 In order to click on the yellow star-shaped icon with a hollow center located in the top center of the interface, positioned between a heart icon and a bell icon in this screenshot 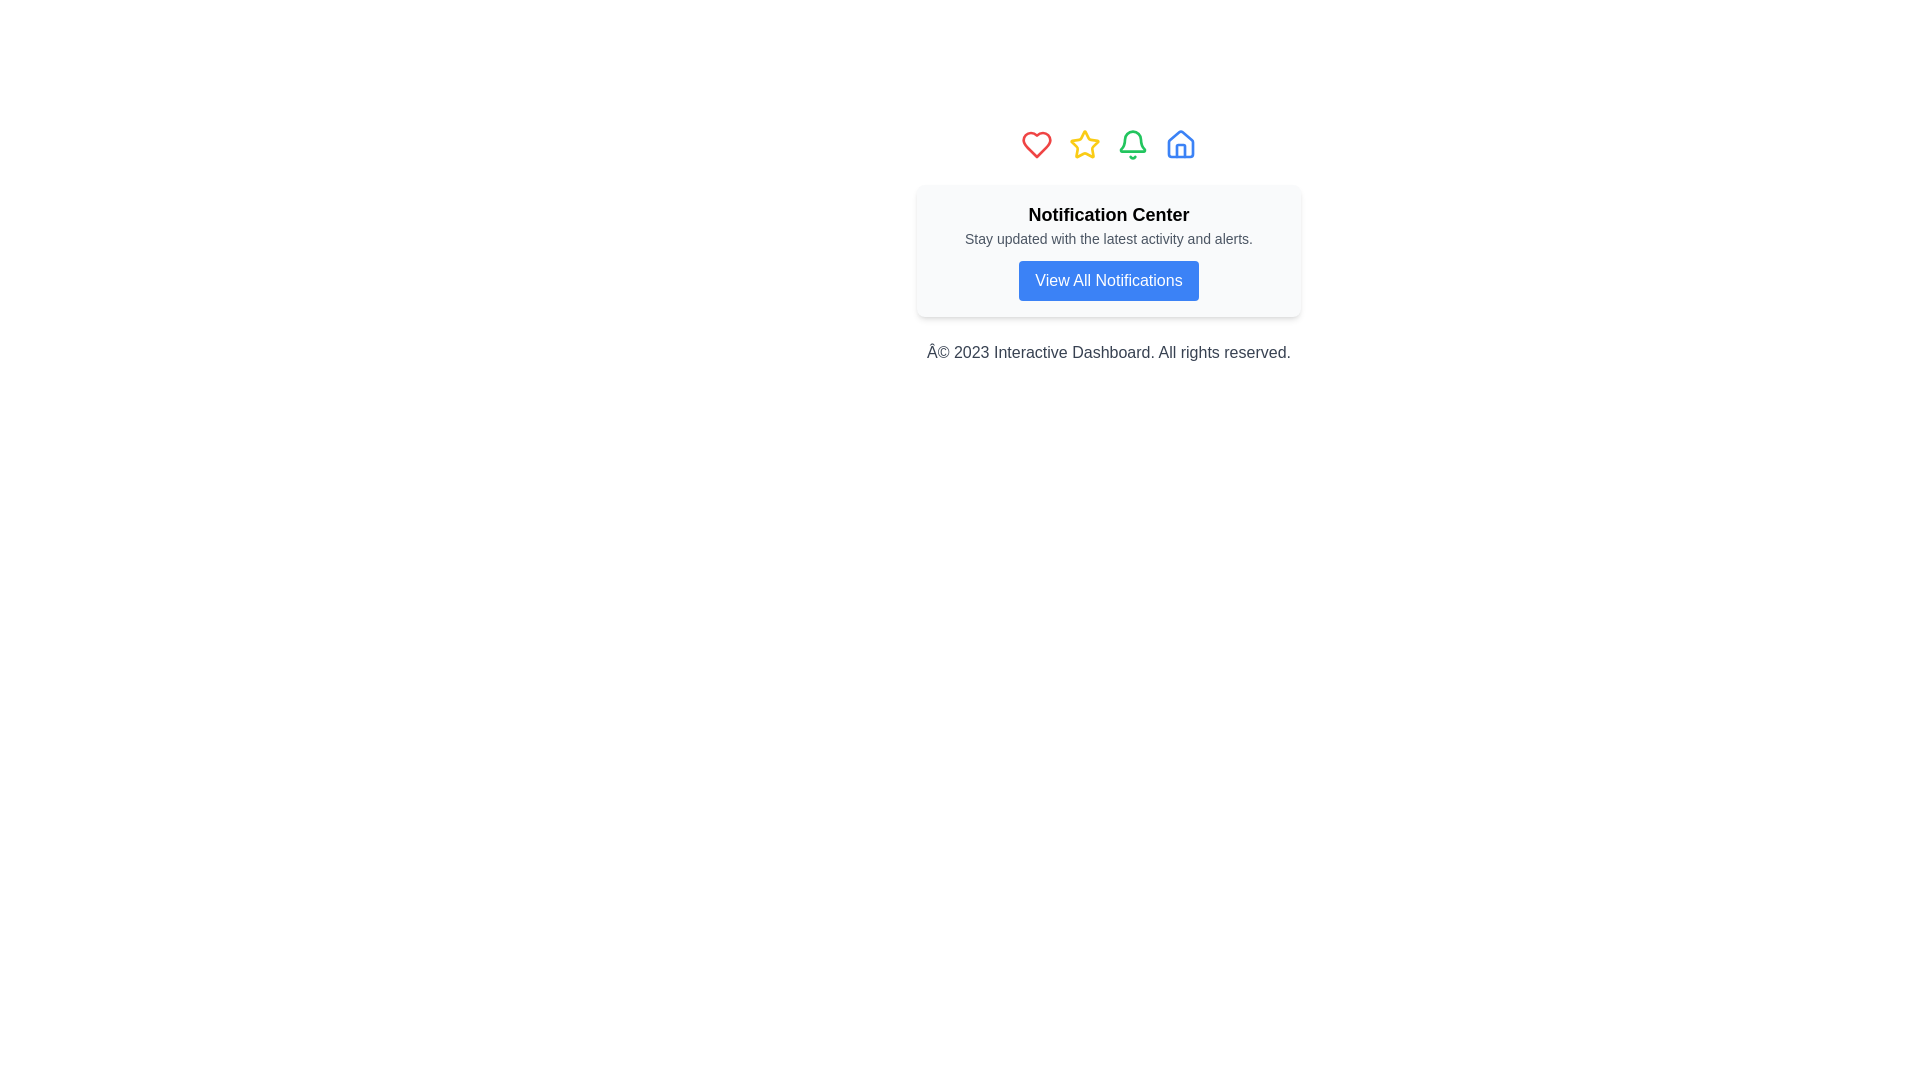, I will do `click(1083, 143)`.